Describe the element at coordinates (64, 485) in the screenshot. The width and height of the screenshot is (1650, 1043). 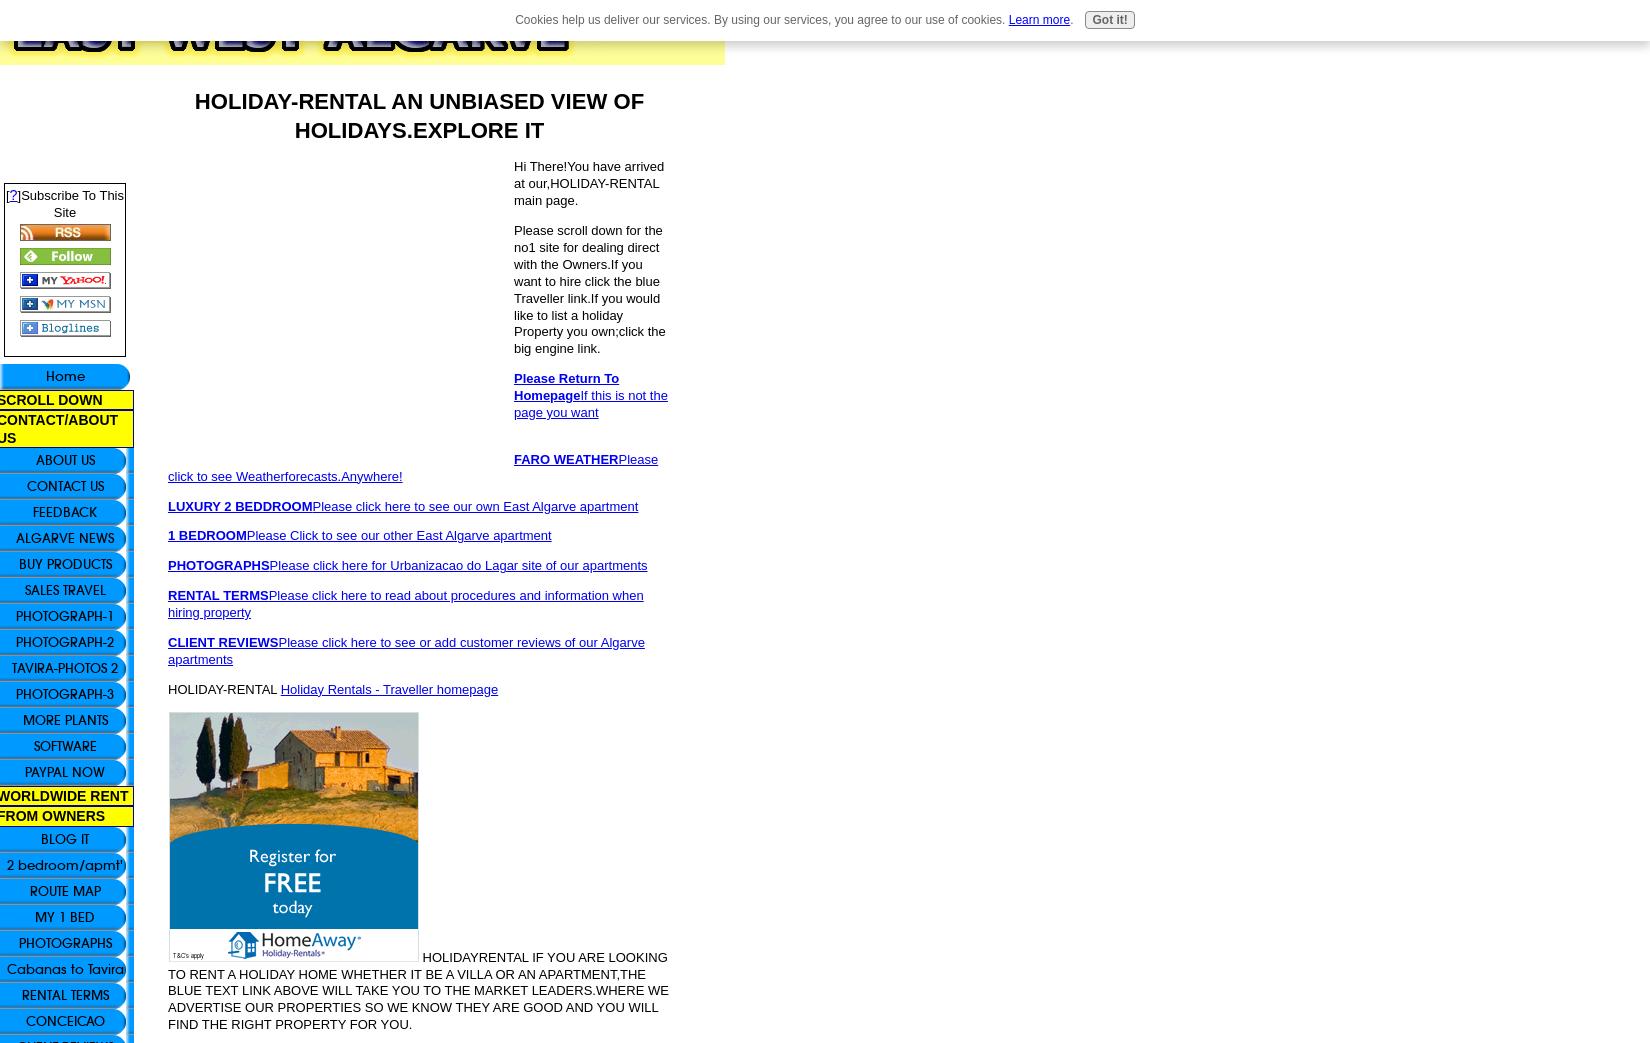
I see `'CONTACT US'` at that location.